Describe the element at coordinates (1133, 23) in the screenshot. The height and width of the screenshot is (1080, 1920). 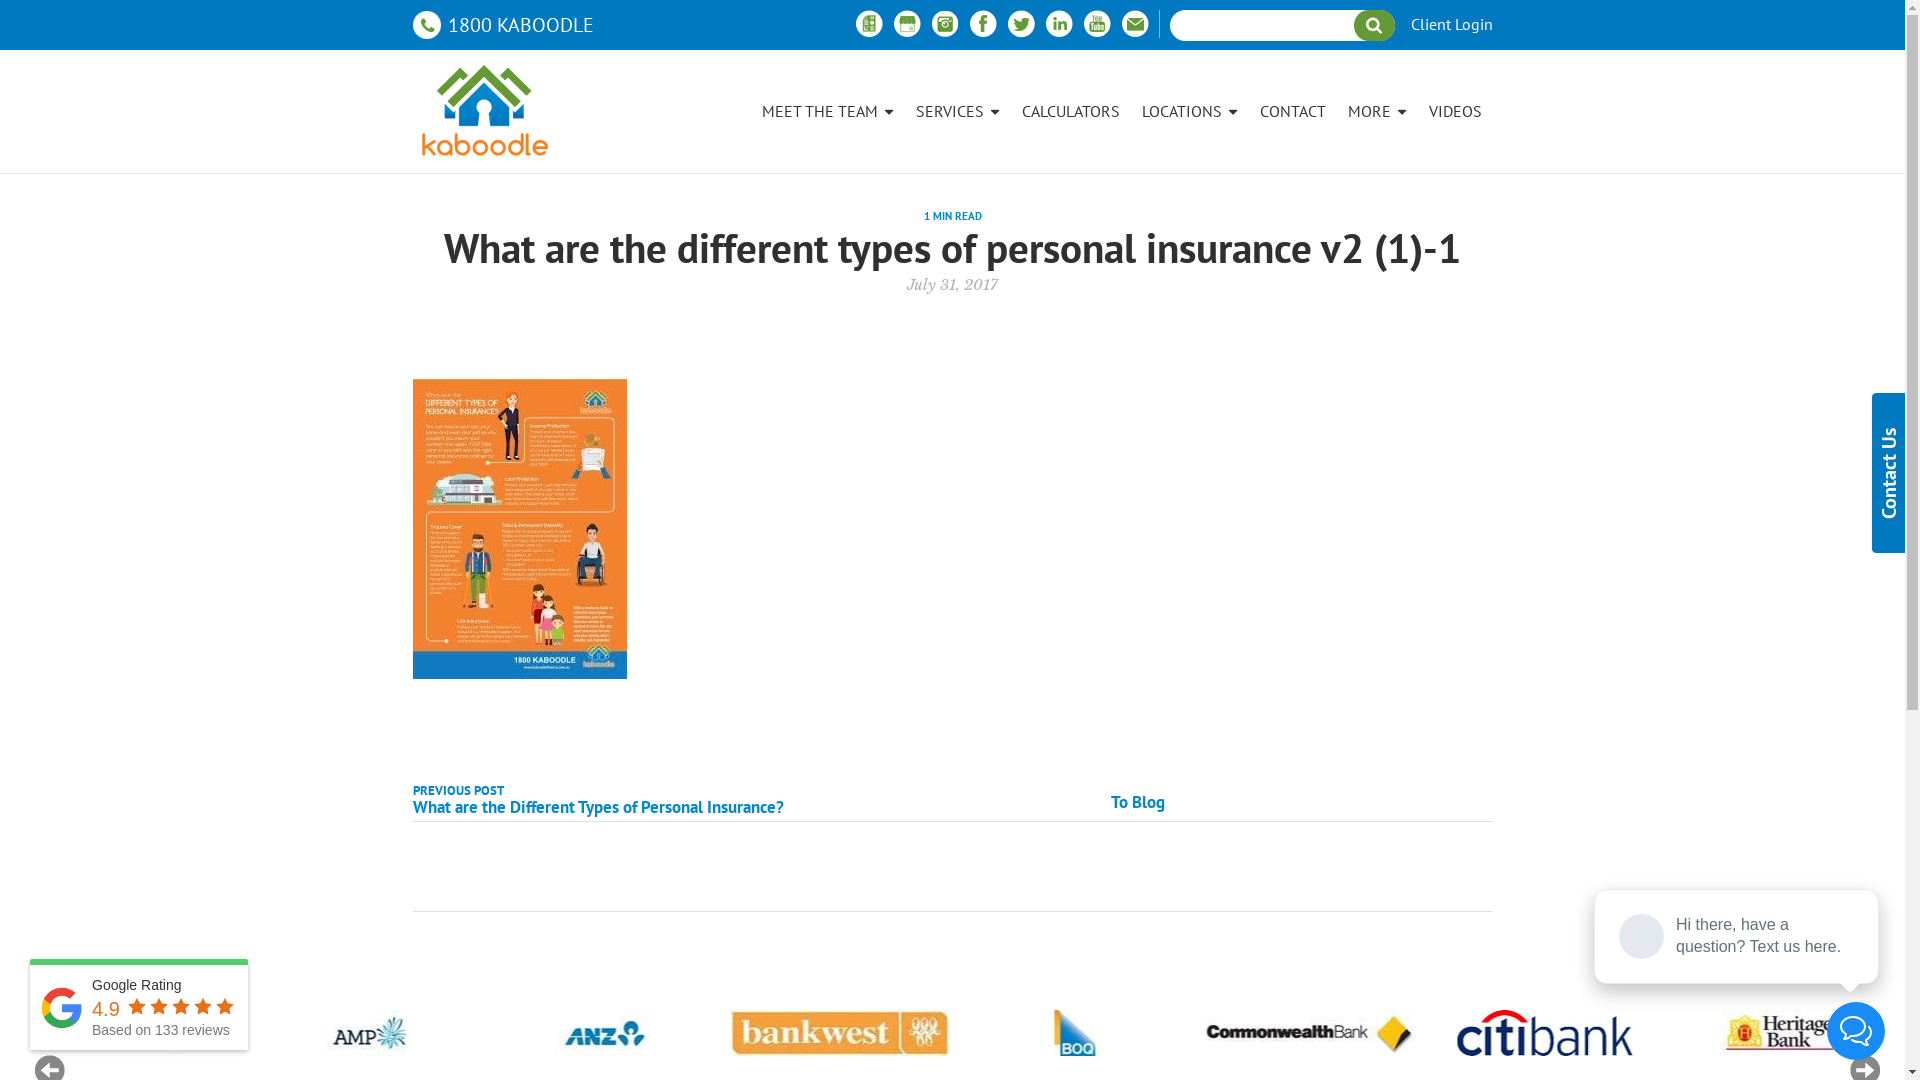
I see `'email'` at that location.